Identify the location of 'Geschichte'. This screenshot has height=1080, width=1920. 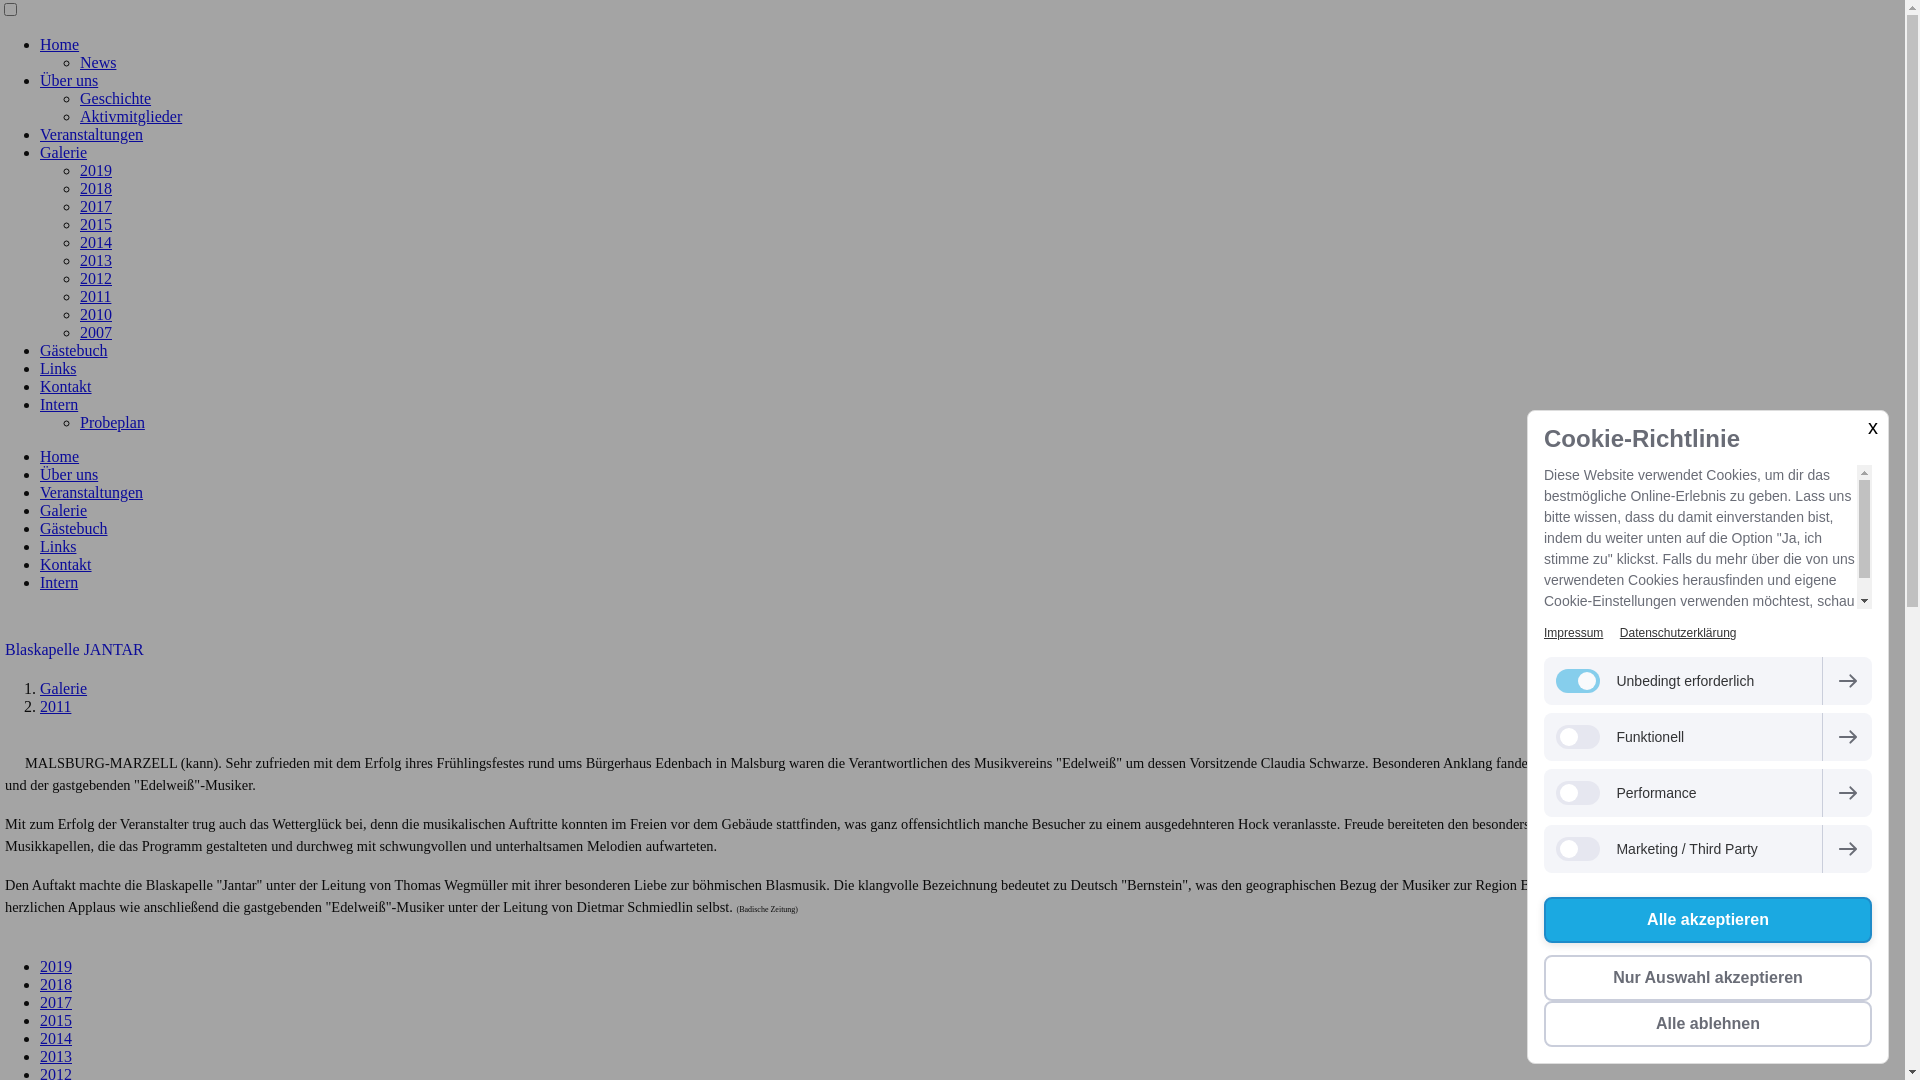
(80, 98).